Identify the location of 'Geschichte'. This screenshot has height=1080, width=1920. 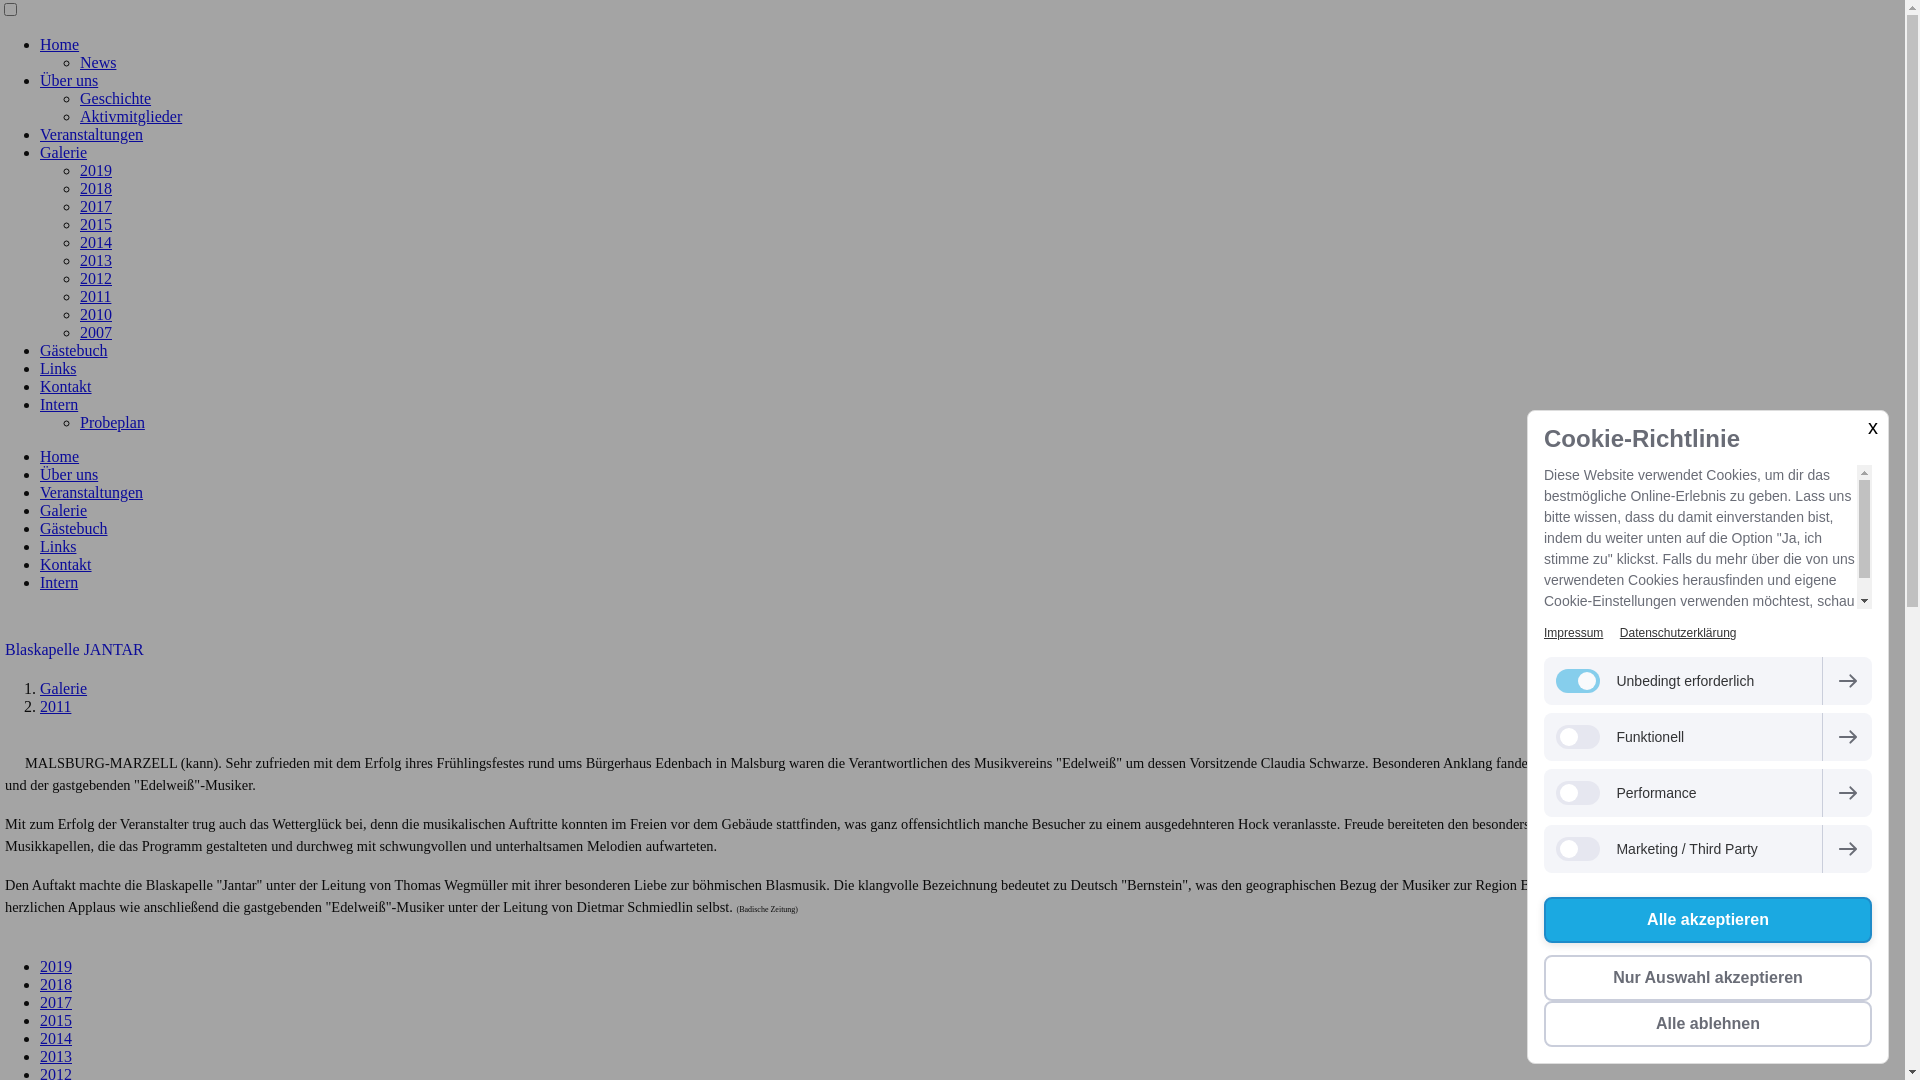
(80, 98).